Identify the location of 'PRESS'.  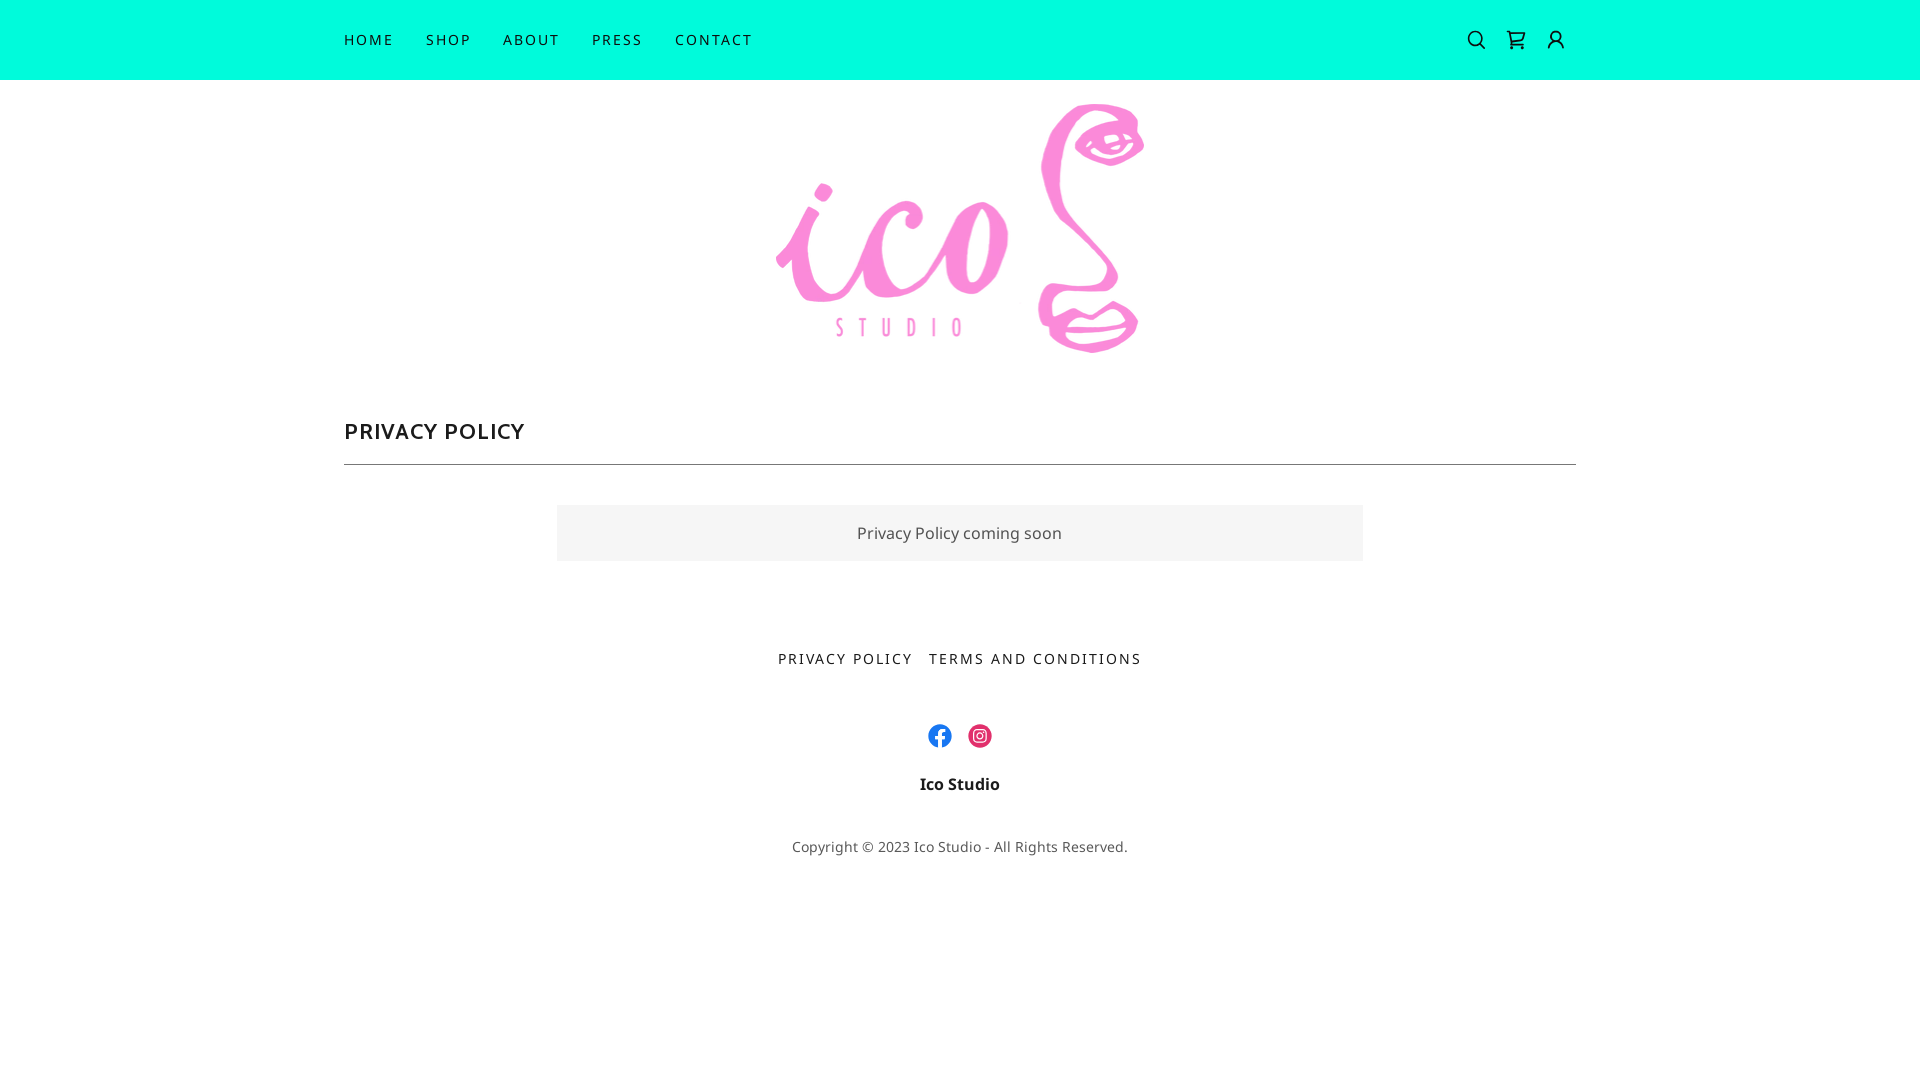
(616, 39).